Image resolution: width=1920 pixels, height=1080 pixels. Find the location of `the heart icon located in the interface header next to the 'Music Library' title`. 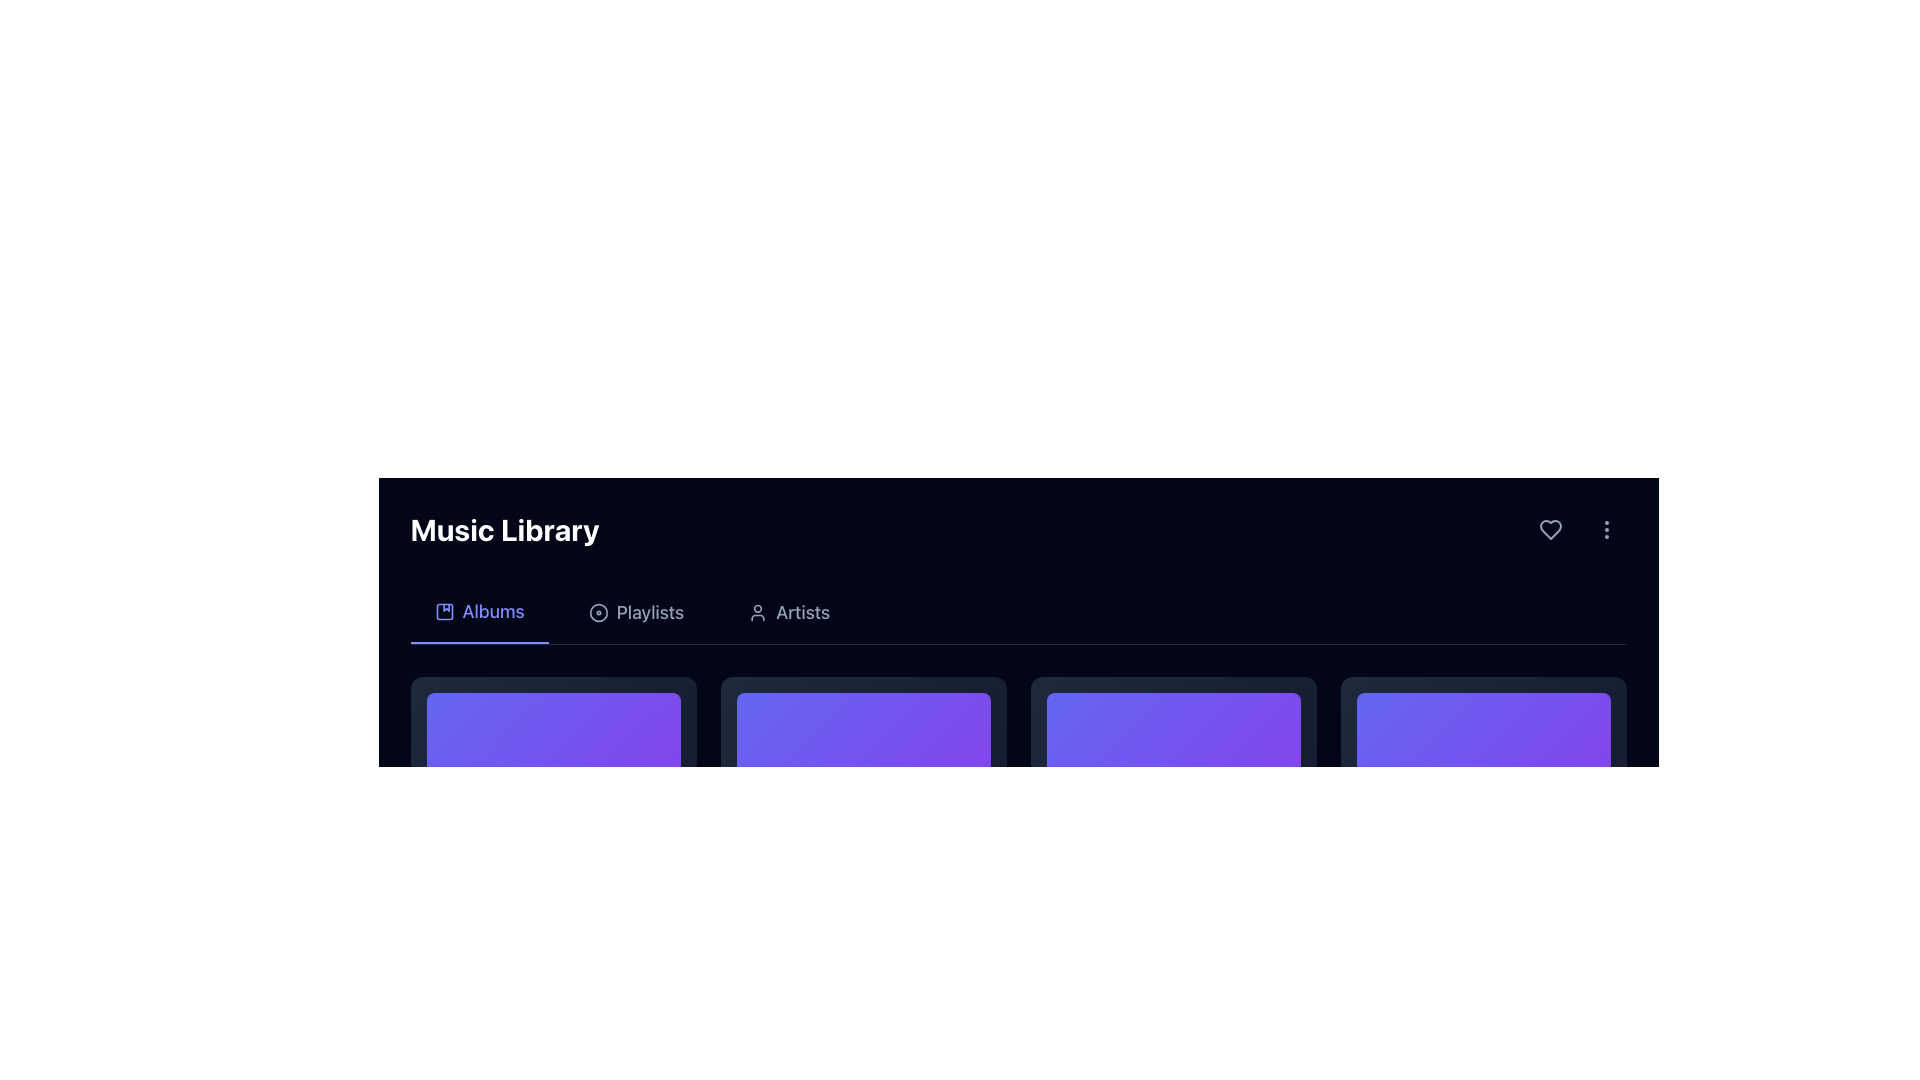

the heart icon located in the interface header next to the 'Music Library' title is located at coordinates (1549, 528).